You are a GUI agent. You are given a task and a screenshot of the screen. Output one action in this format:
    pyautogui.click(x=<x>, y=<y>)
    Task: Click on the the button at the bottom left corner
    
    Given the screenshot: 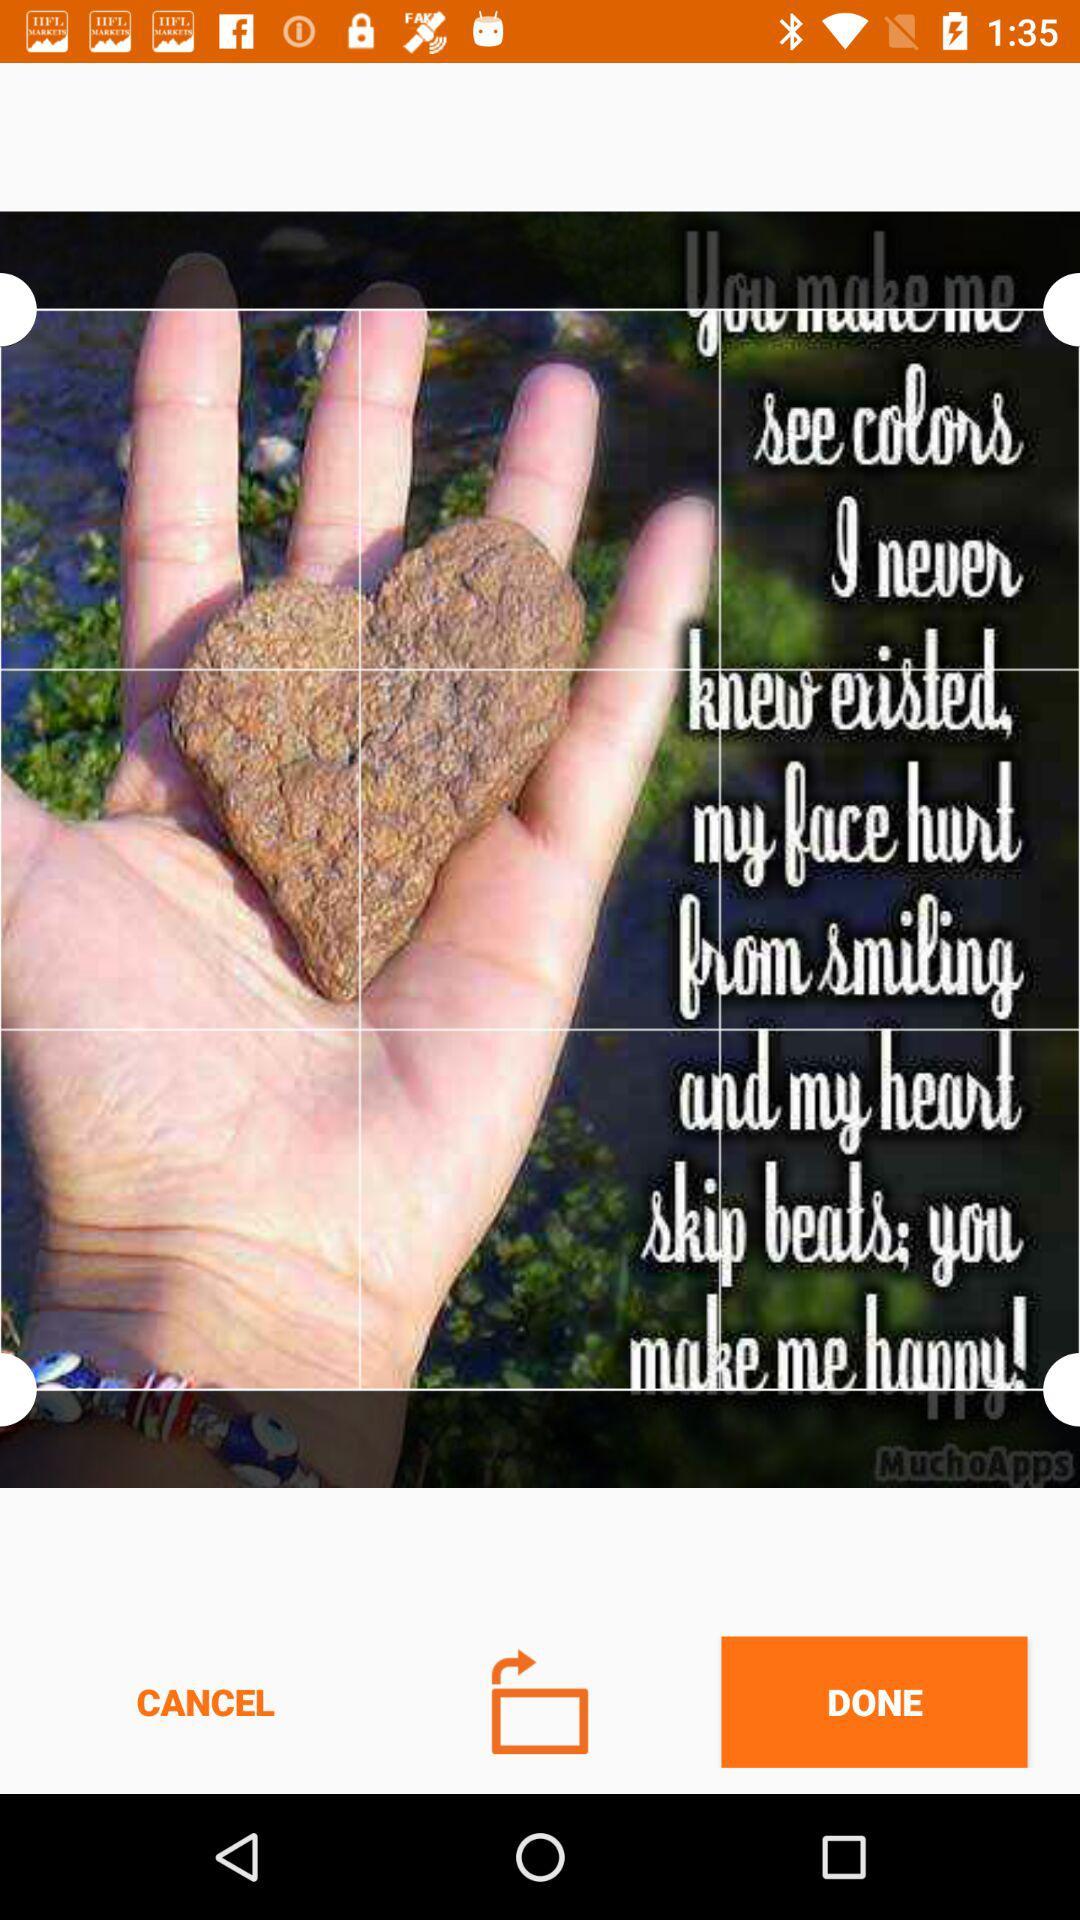 What is the action you would take?
    pyautogui.click(x=205, y=1701)
    